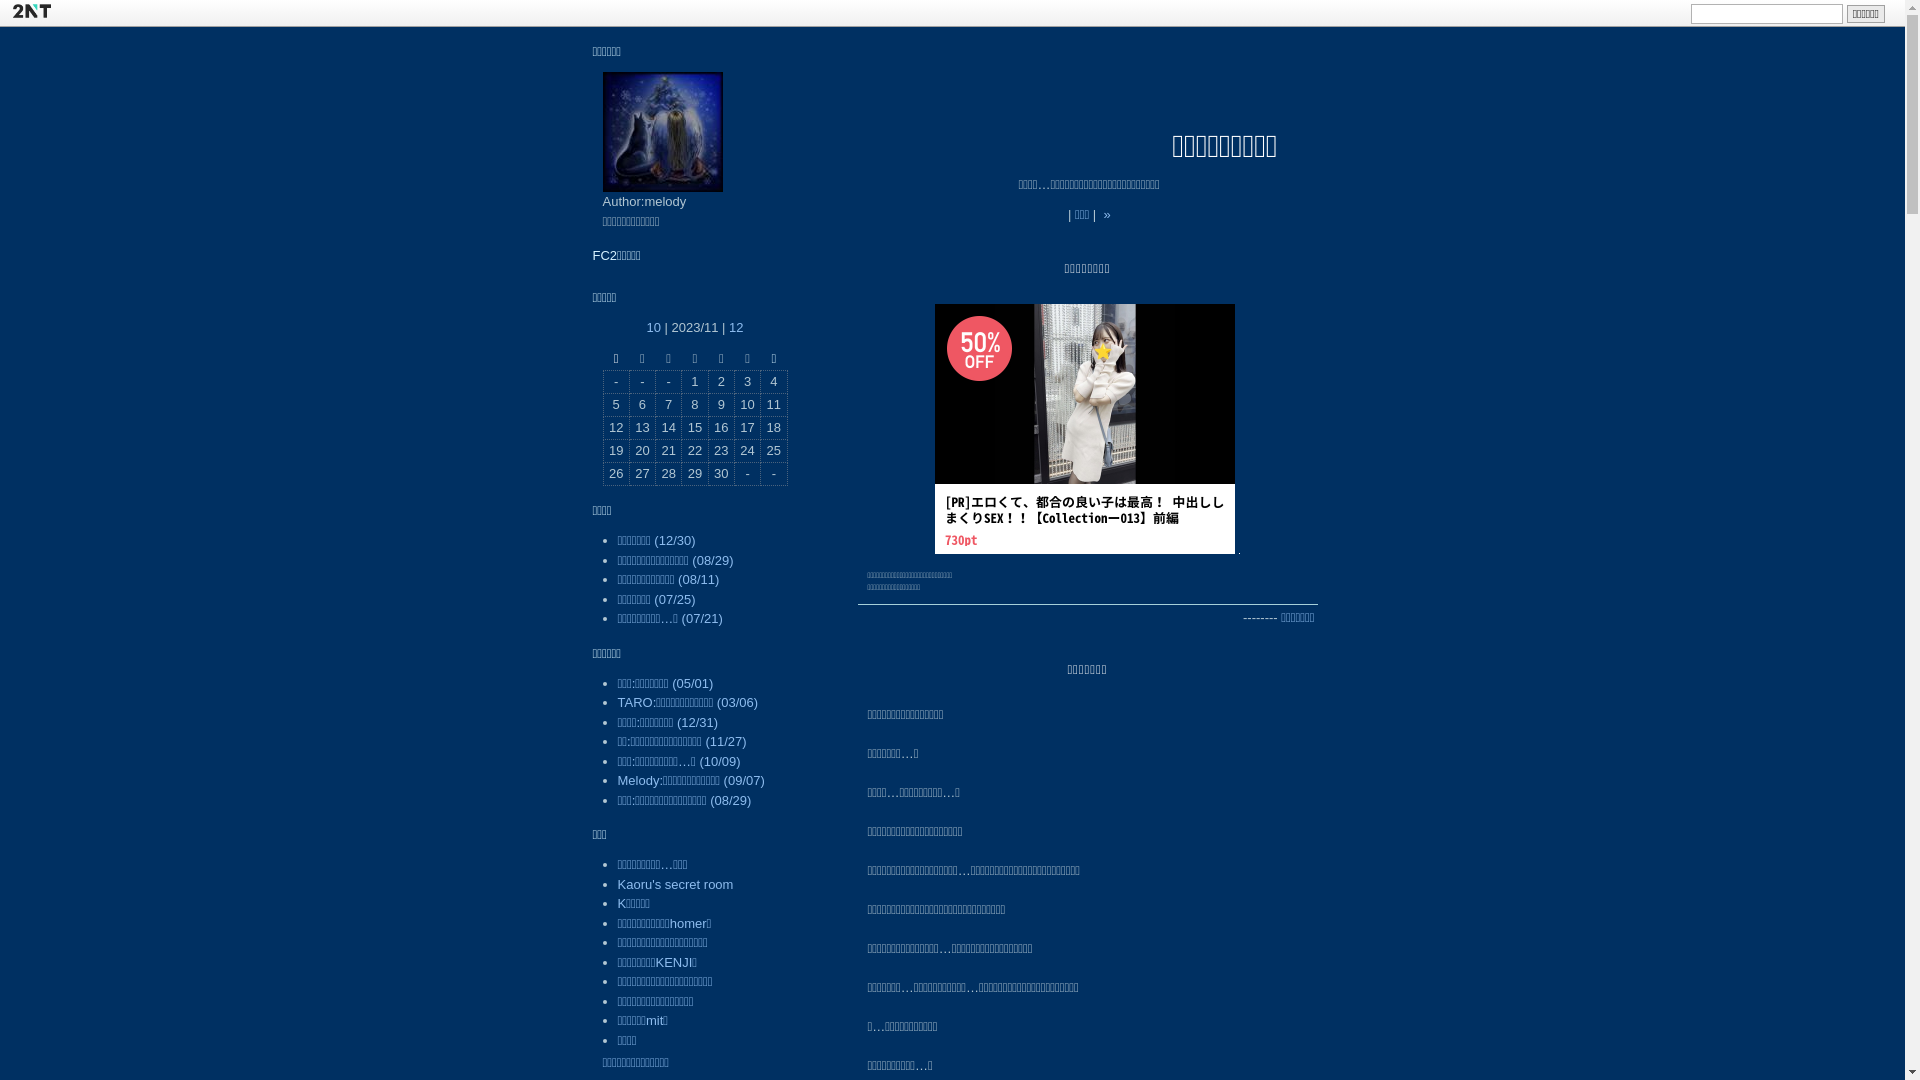 The width and height of the screenshot is (1920, 1080). Describe the element at coordinates (734, 326) in the screenshot. I see `'12'` at that location.